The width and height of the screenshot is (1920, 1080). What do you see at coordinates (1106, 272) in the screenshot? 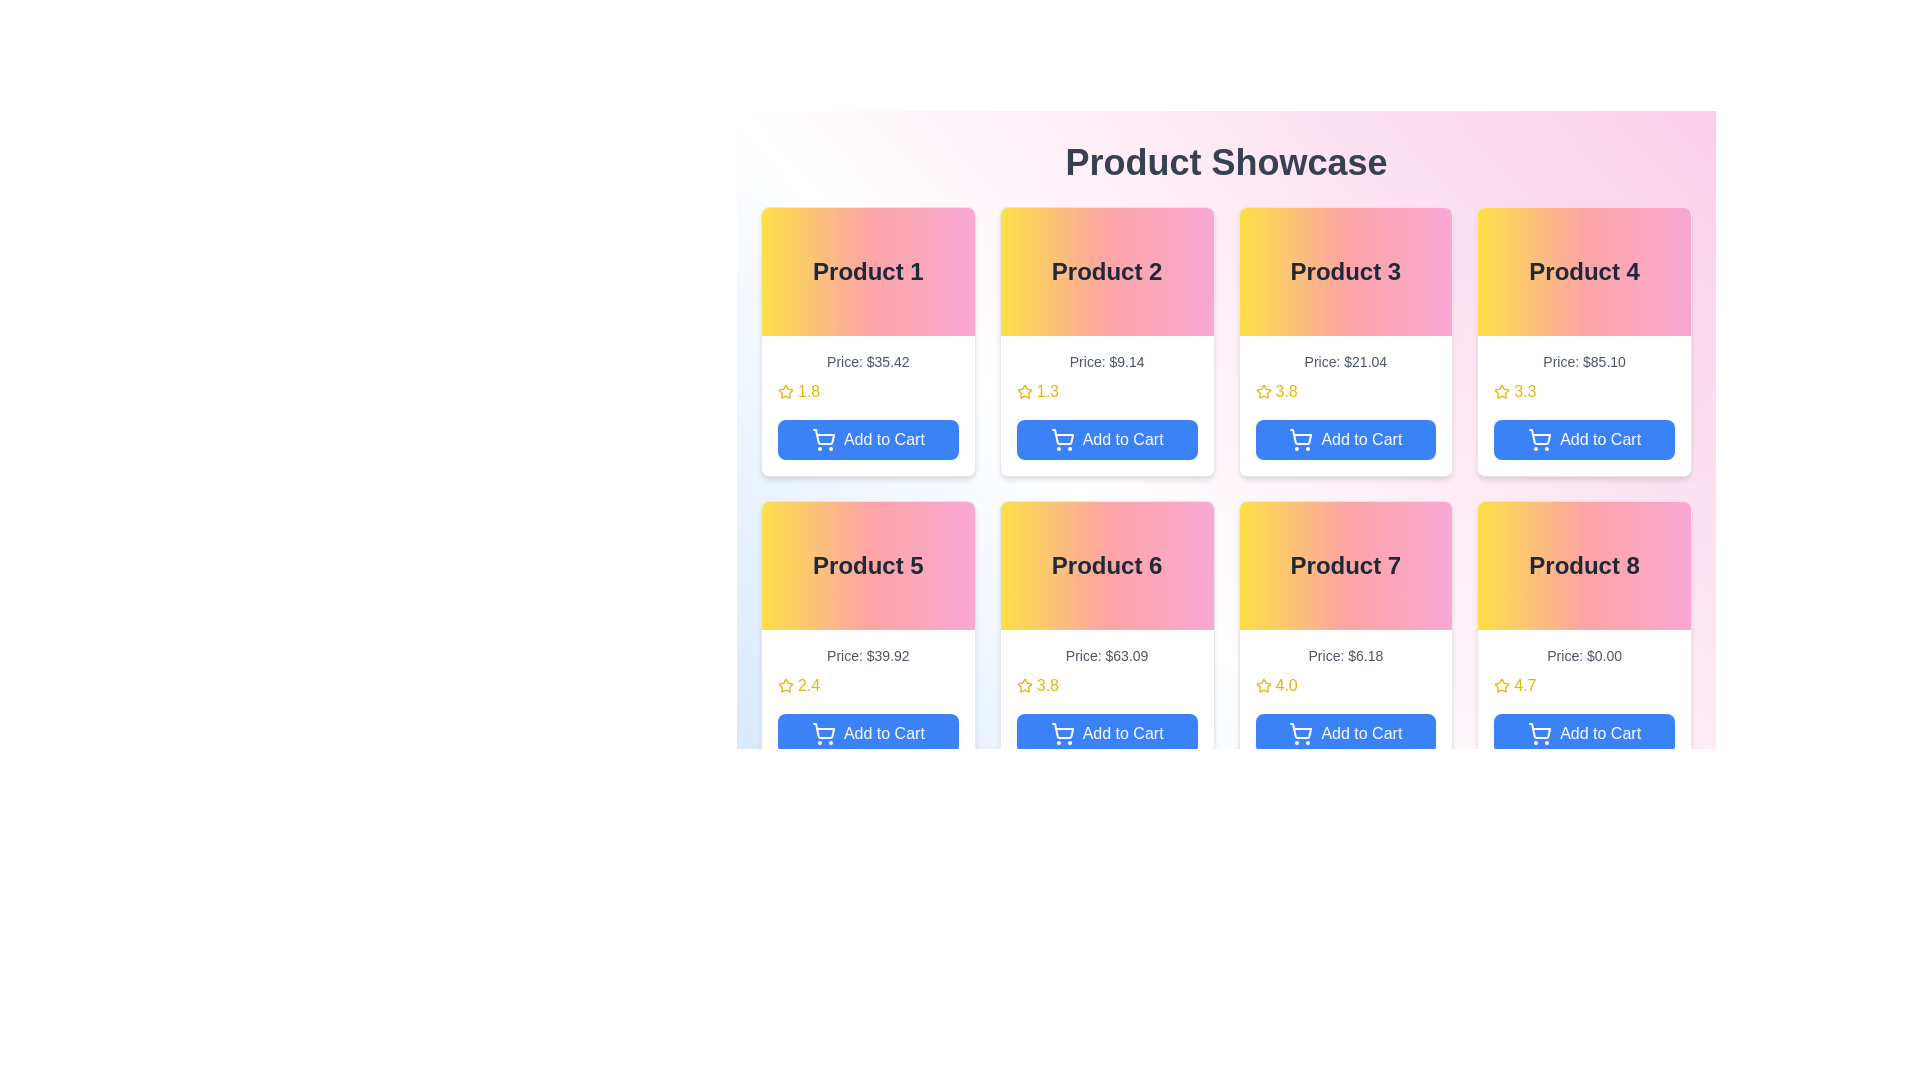
I see `the text display element with a gradient background that reads 'Product 2', located at the top middle of the interface in the second column of the first row` at bounding box center [1106, 272].